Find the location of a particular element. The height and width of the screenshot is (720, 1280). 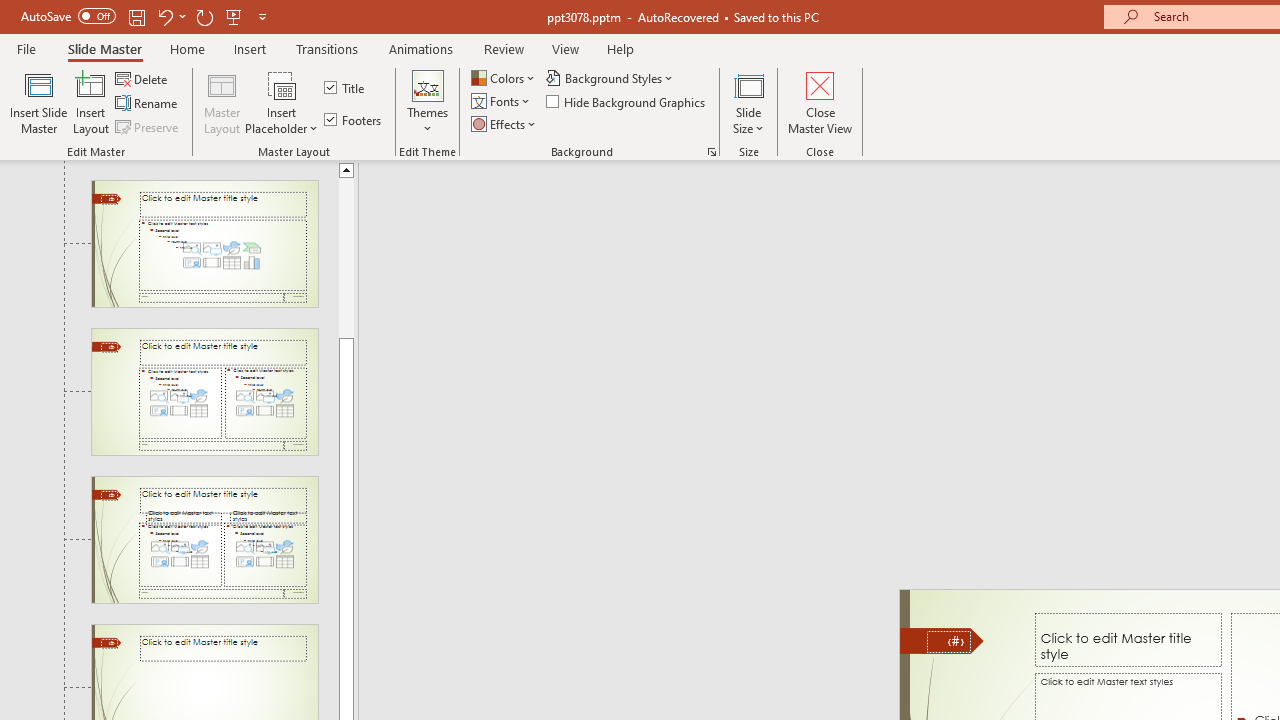

'Preserve' is located at coordinates (148, 127).